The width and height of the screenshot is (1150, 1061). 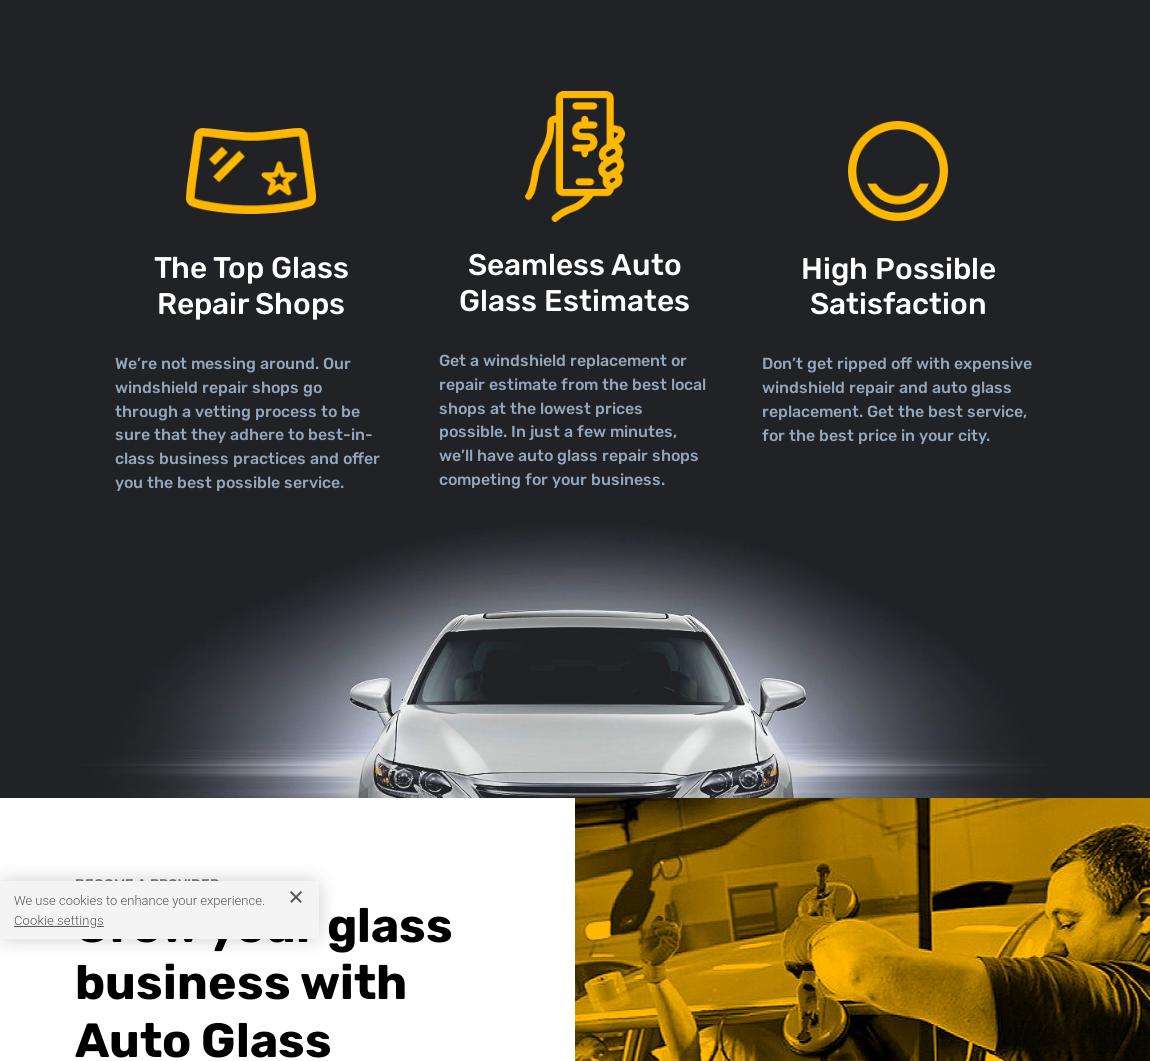 What do you see at coordinates (250, 302) in the screenshot?
I see `'Repair Shops'` at bounding box center [250, 302].